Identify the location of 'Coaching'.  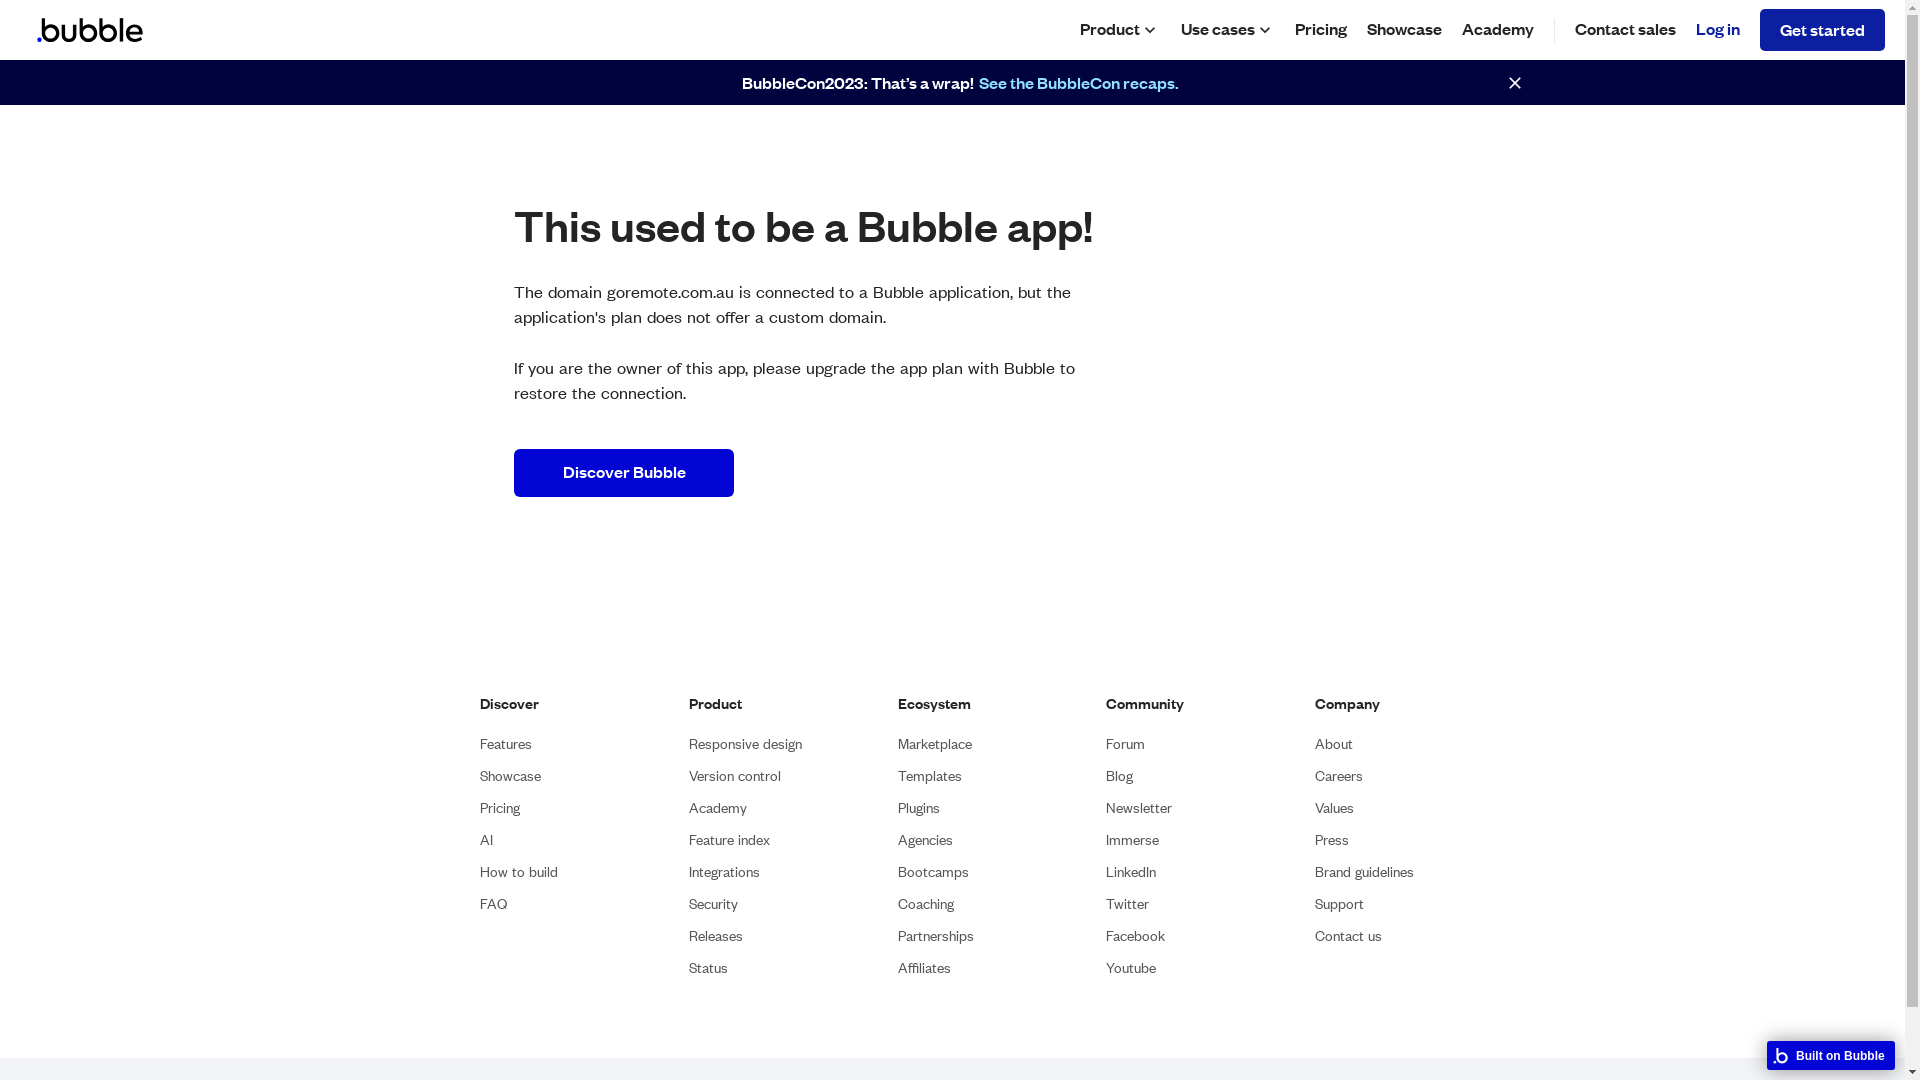
(896, 903).